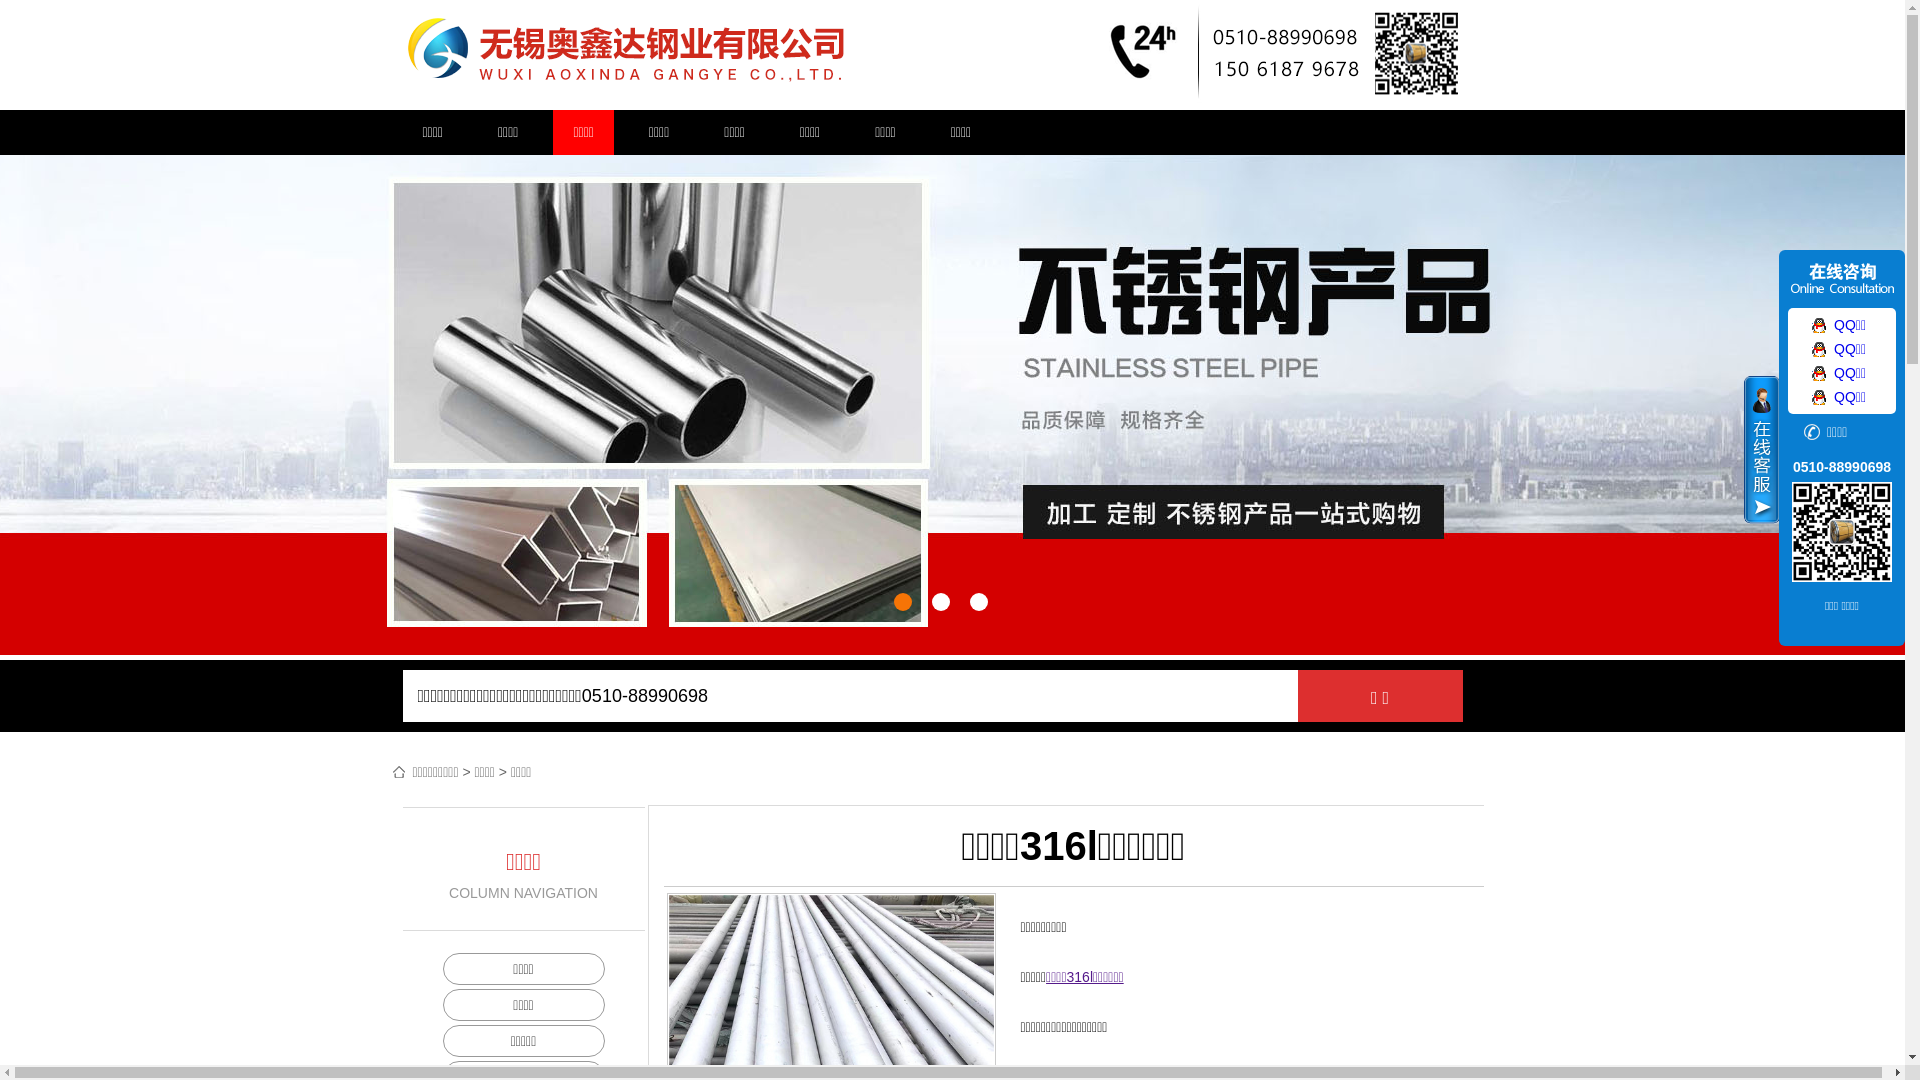  What do you see at coordinates (901, 600) in the screenshot?
I see `'1'` at bounding box center [901, 600].